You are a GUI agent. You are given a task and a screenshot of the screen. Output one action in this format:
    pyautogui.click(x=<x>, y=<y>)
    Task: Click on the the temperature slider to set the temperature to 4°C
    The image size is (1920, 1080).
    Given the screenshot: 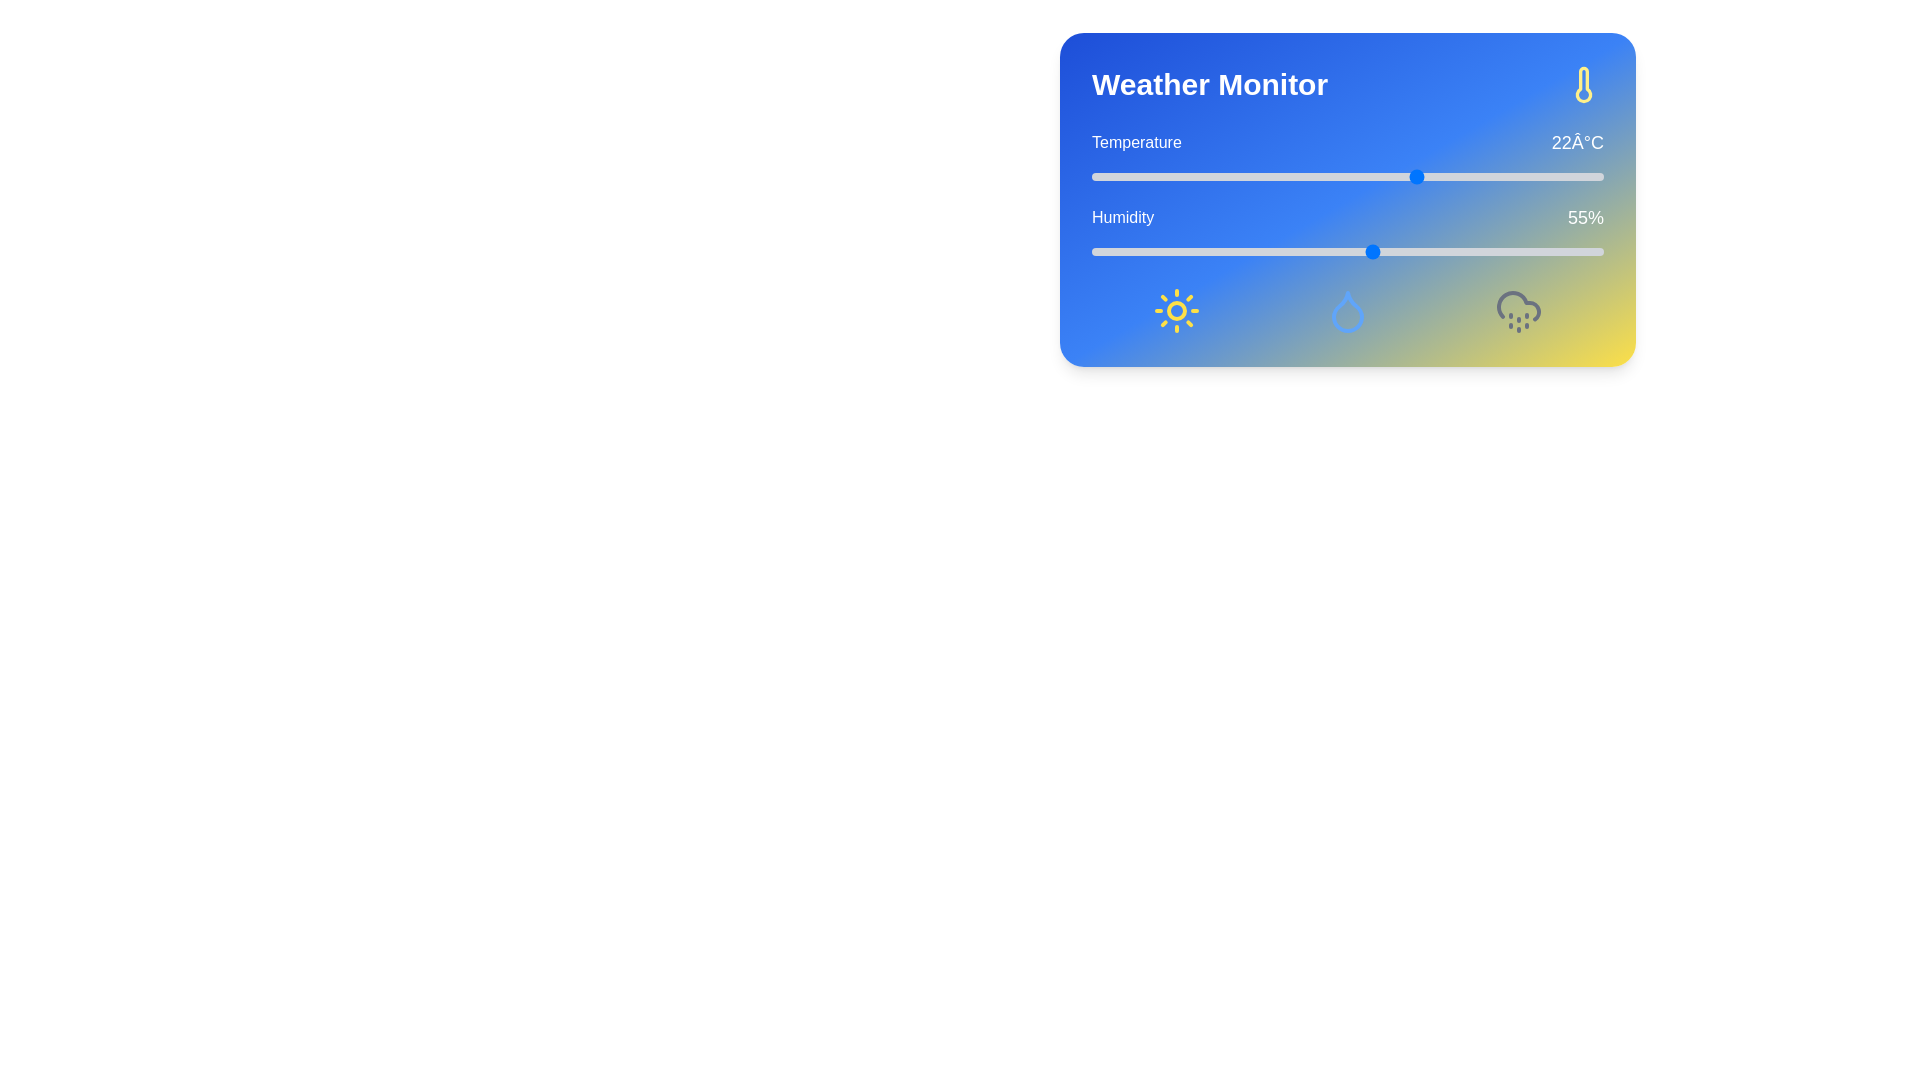 What is the action you would take?
    pyautogui.click(x=1234, y=176)
    